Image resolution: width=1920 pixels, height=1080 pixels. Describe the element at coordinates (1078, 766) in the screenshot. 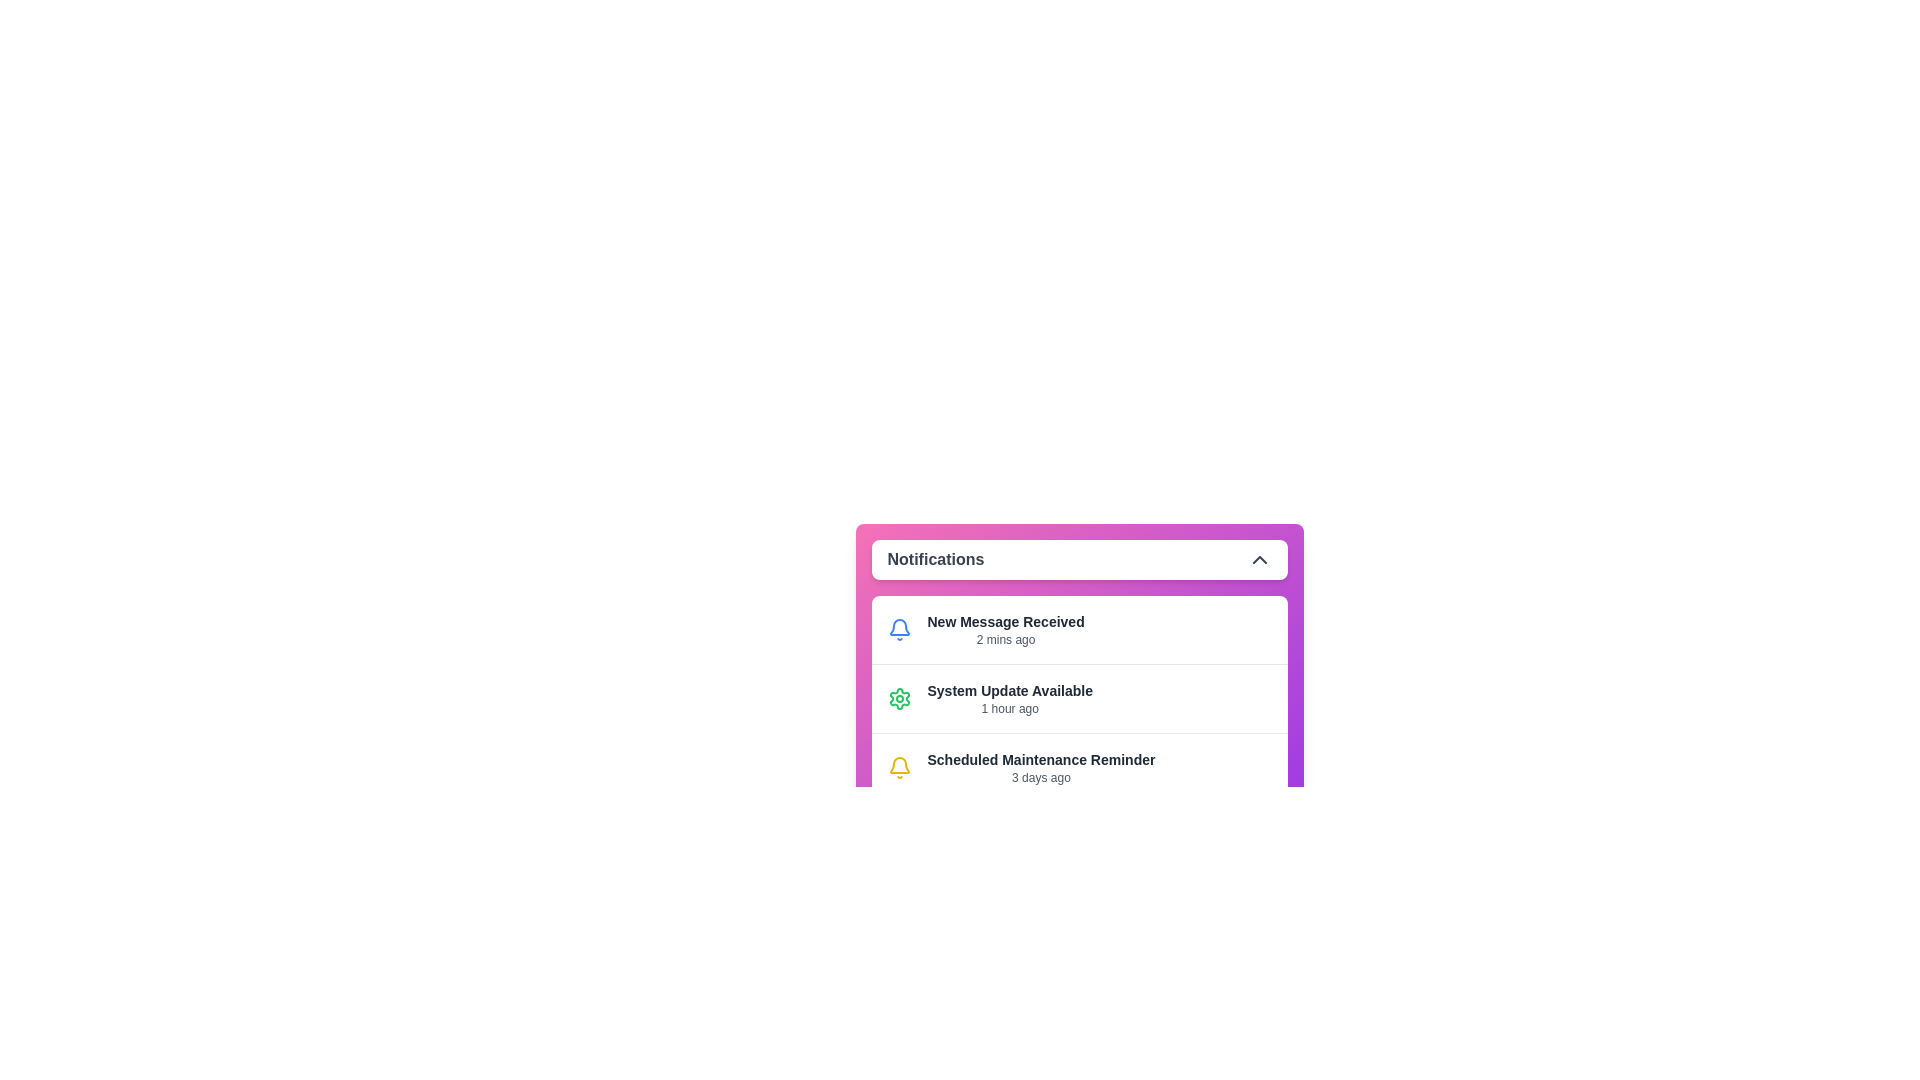

I see `the Notification Item that provides a reminder notification about scheduled maintenance, located in the third position of the notifications list under the 'Notifications' header` at that location.